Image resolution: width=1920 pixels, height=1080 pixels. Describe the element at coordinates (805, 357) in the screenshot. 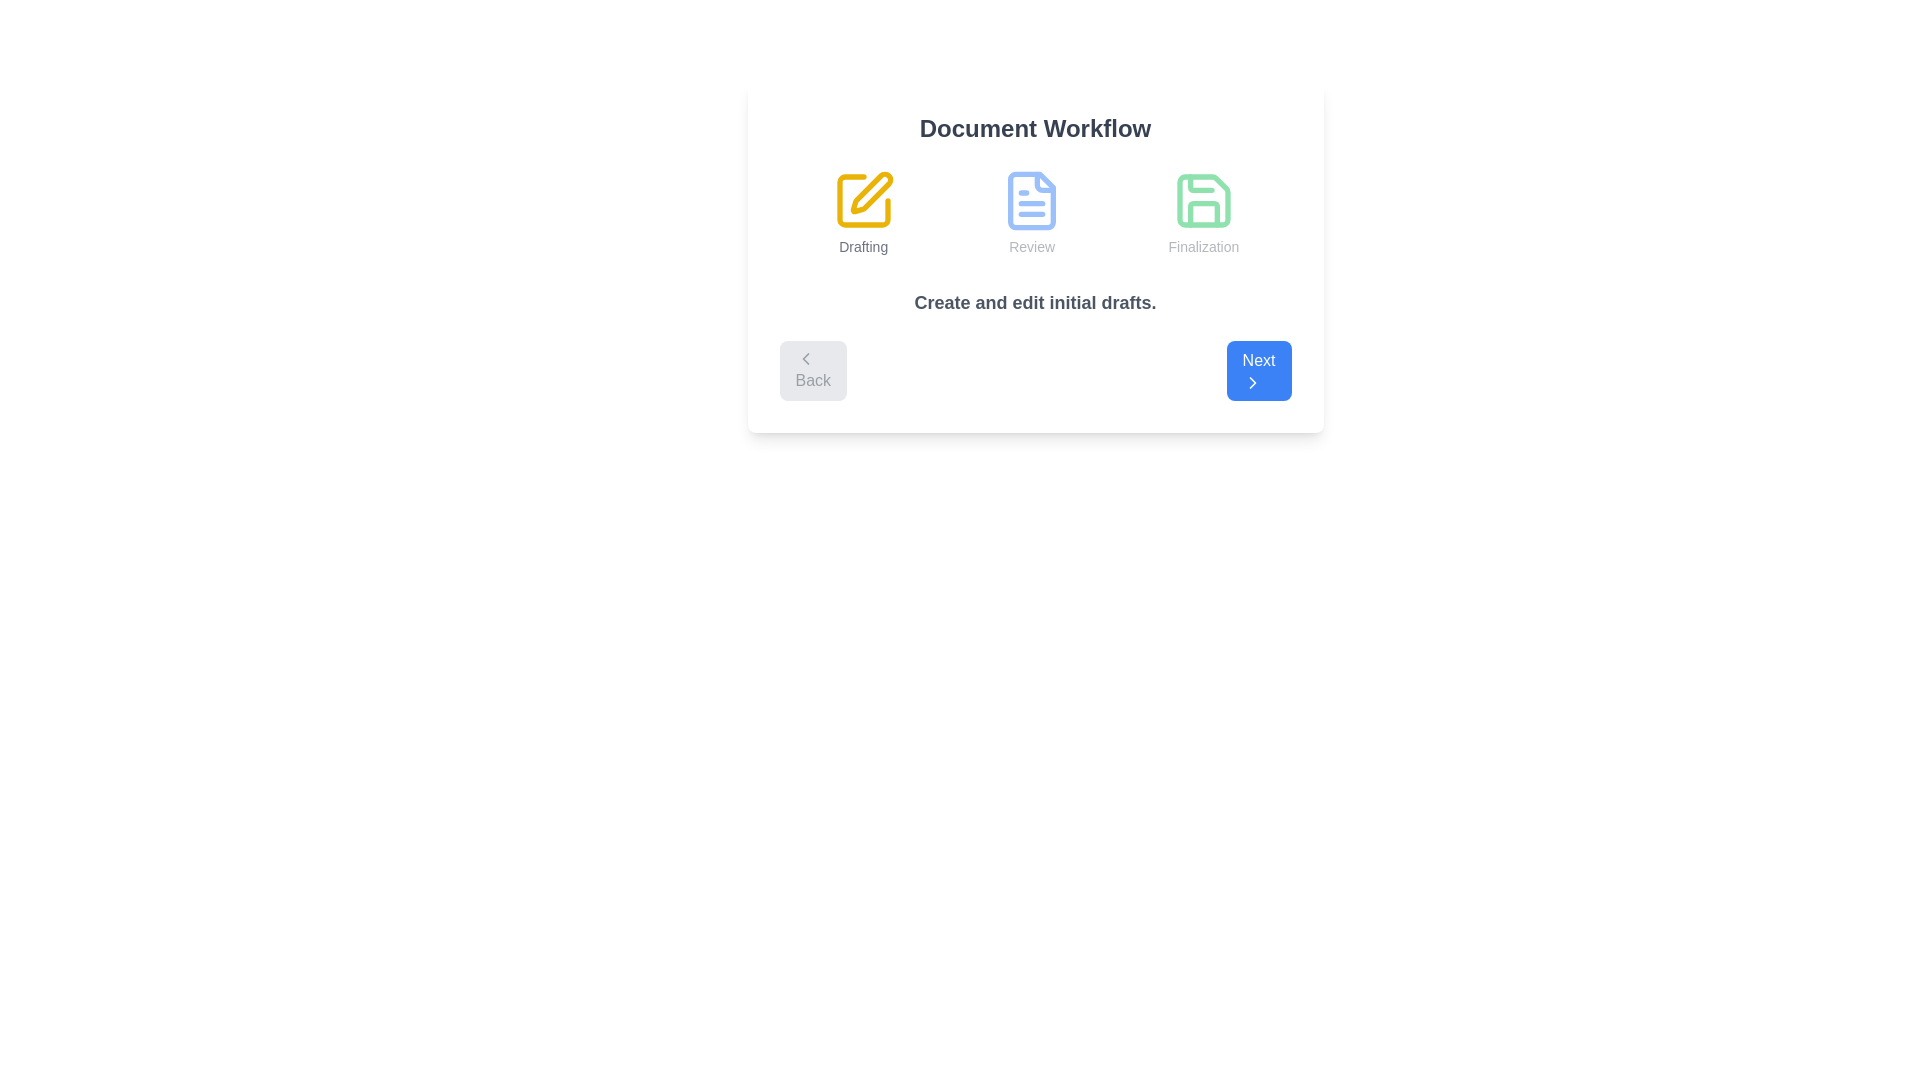

I see `the 'Back' button which contains the visual arrow indicator for navigation to the previous step or page` at that location.